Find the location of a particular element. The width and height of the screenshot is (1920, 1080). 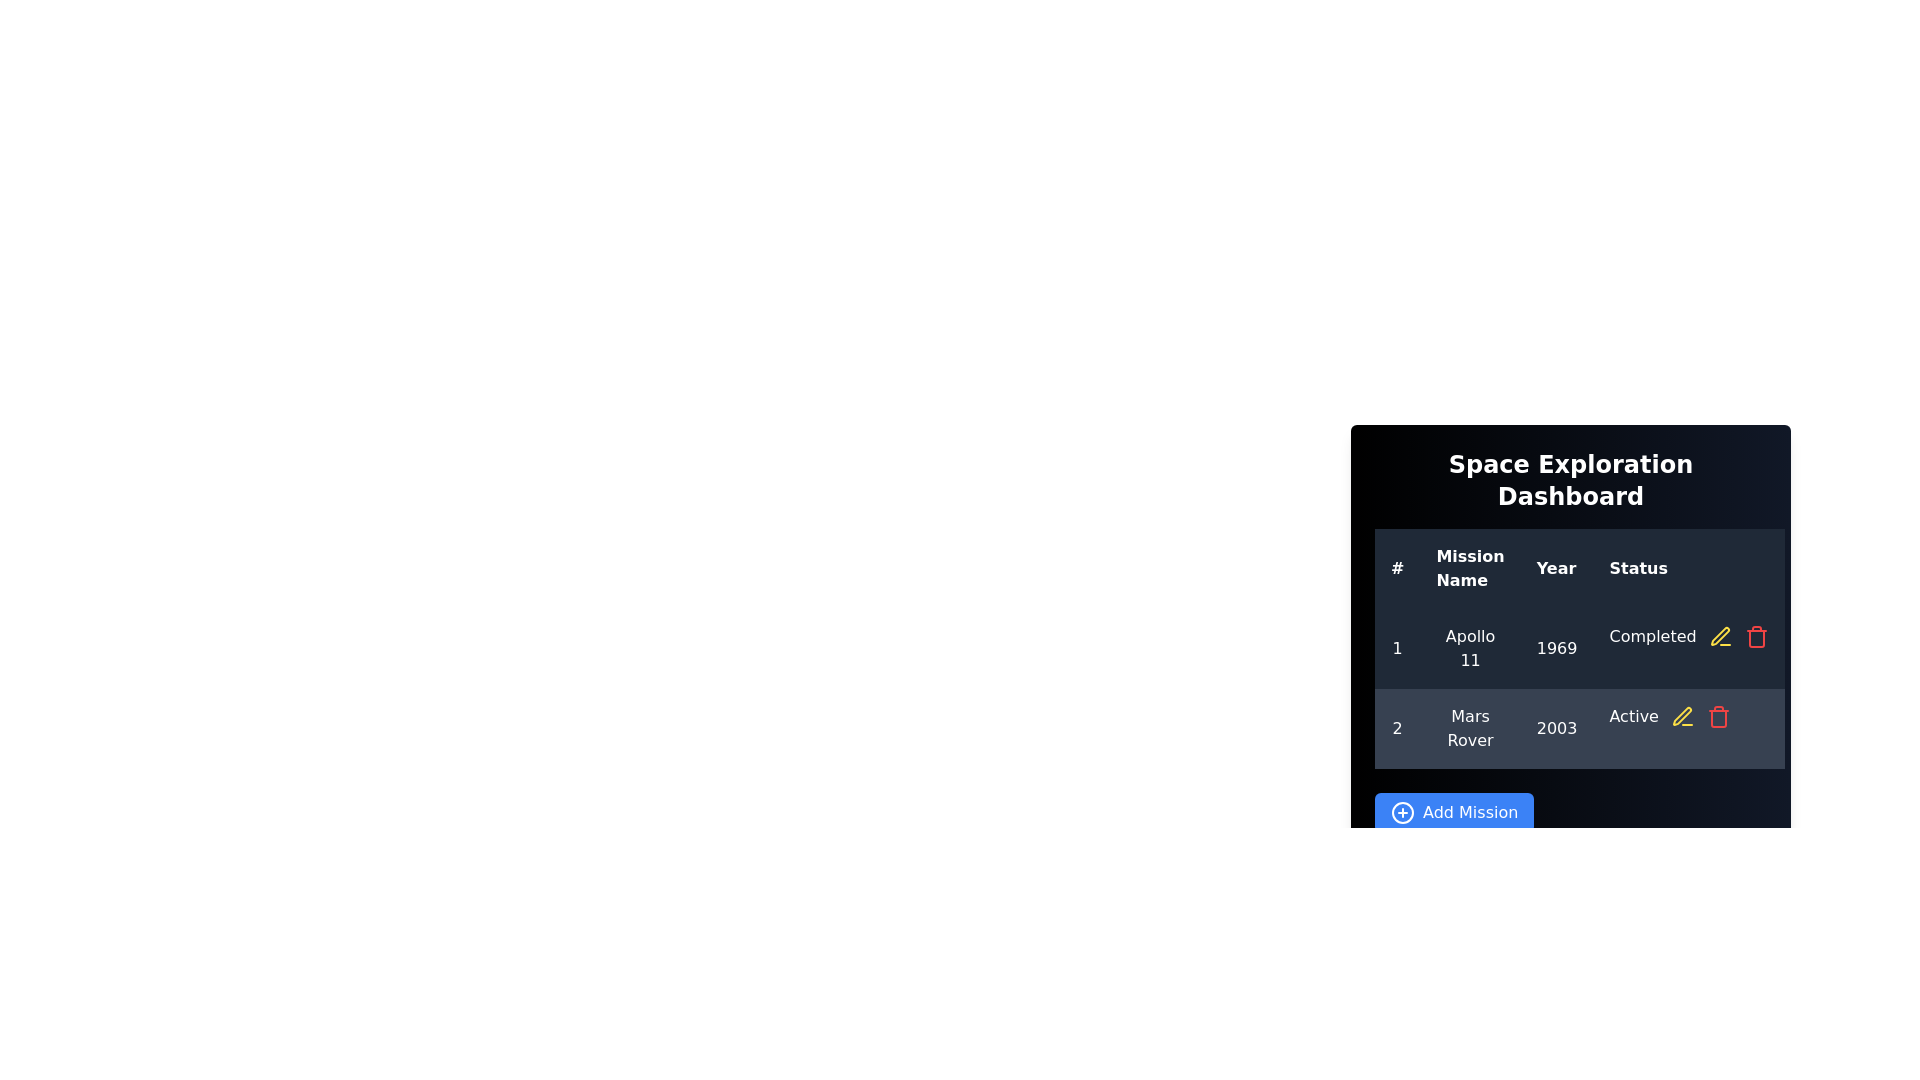

the clickable edit button located in the Status column of the first row of the table, which is adjacent to a red trash icon is located at coordinates (1719, 636).